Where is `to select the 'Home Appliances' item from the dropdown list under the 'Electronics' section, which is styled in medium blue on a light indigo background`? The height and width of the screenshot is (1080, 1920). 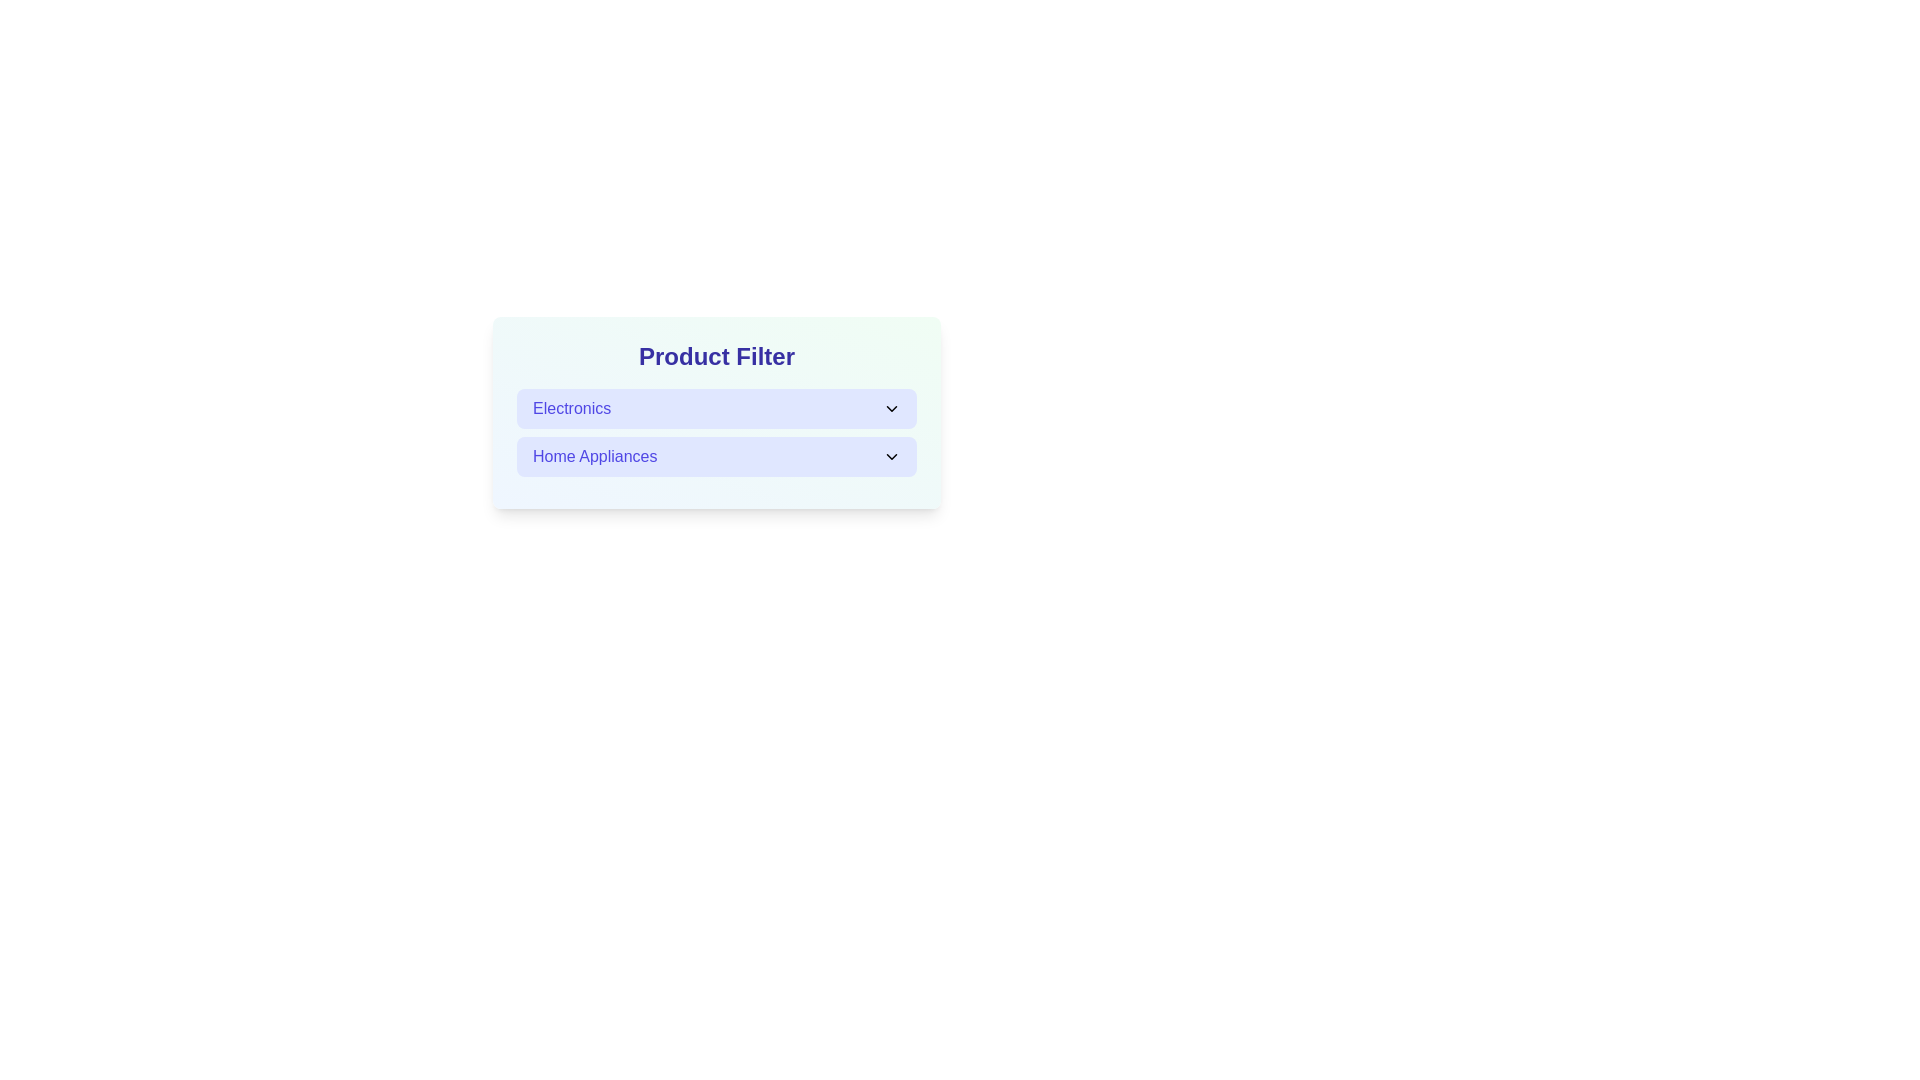
to select the 'Home Appliances' item from the dropdown list under the 'Electronics' section, which is styled in medium blue on a light indigo background is located at coordinates (716, 456).